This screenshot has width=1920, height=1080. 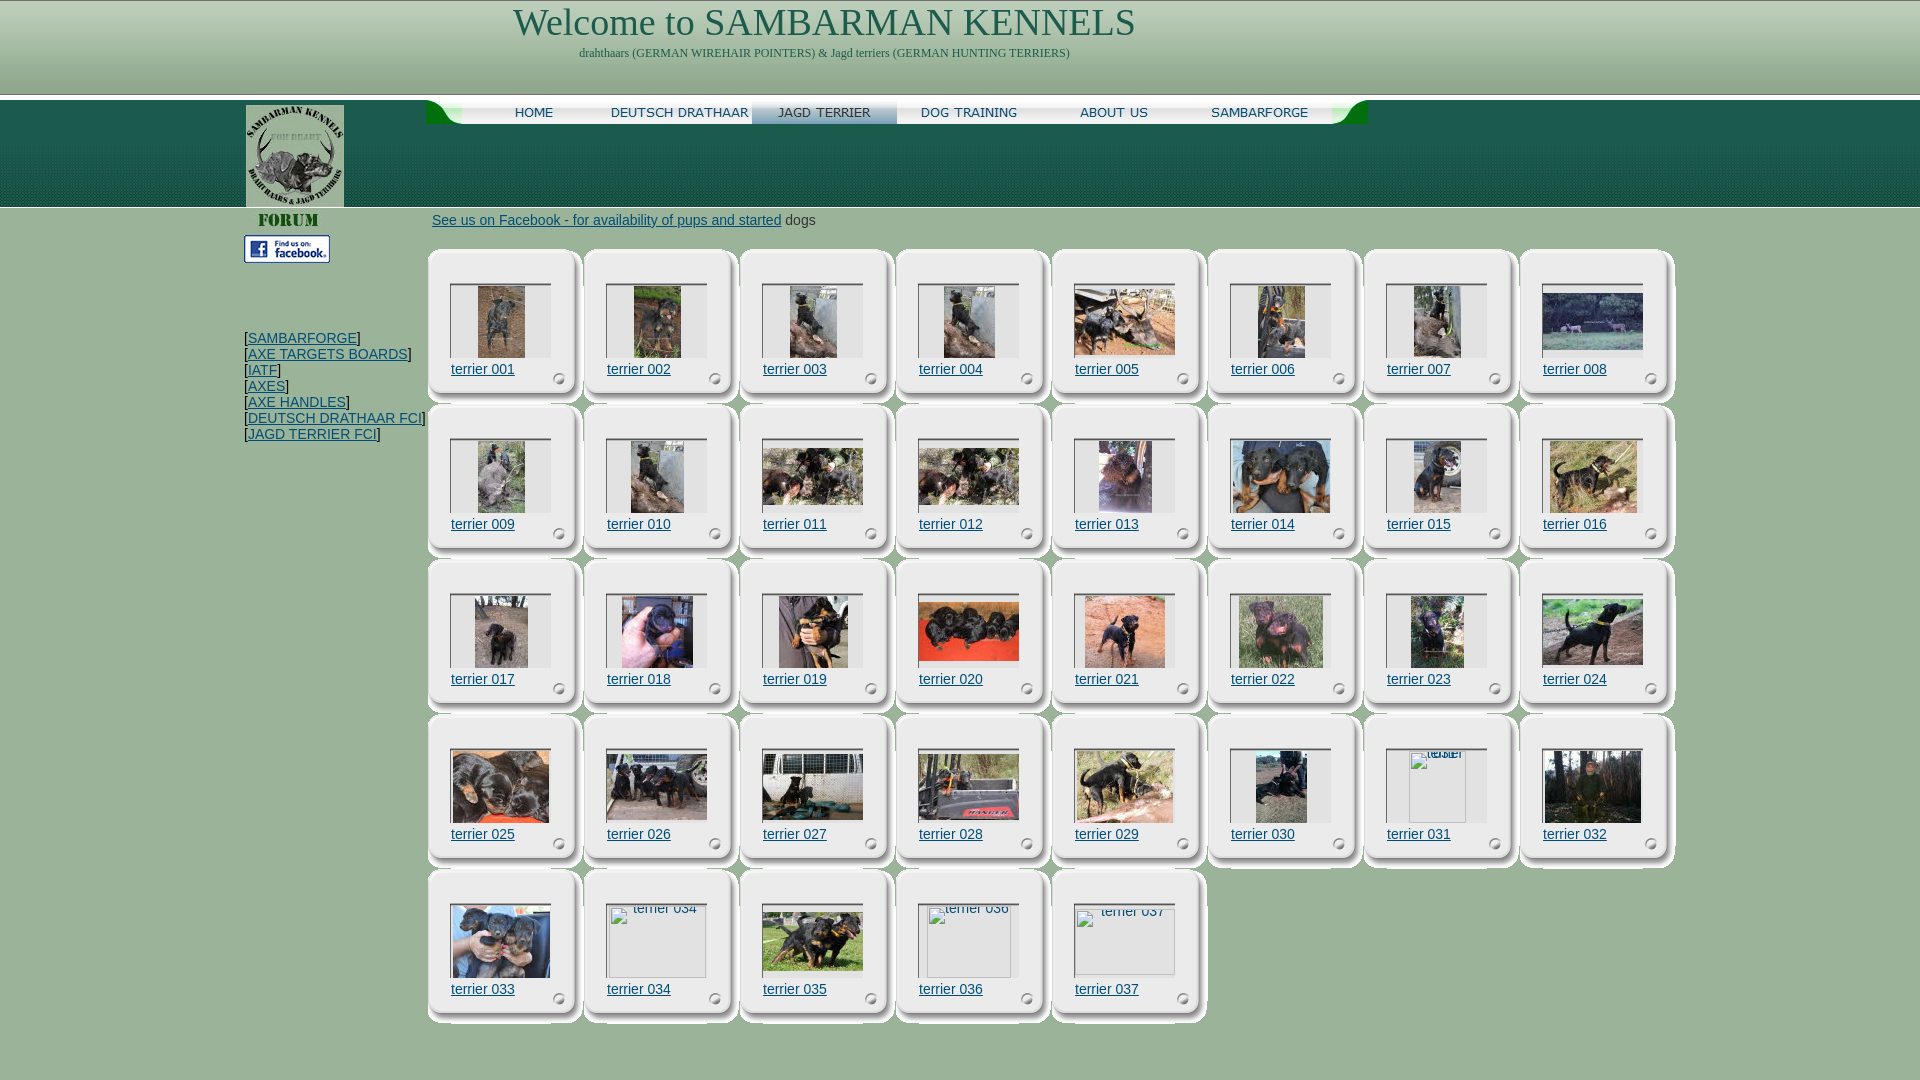 What do you see at coordinates (812, 785) in the screenshot?
I see `'terrier 027'` at bounding box center [812, 785].